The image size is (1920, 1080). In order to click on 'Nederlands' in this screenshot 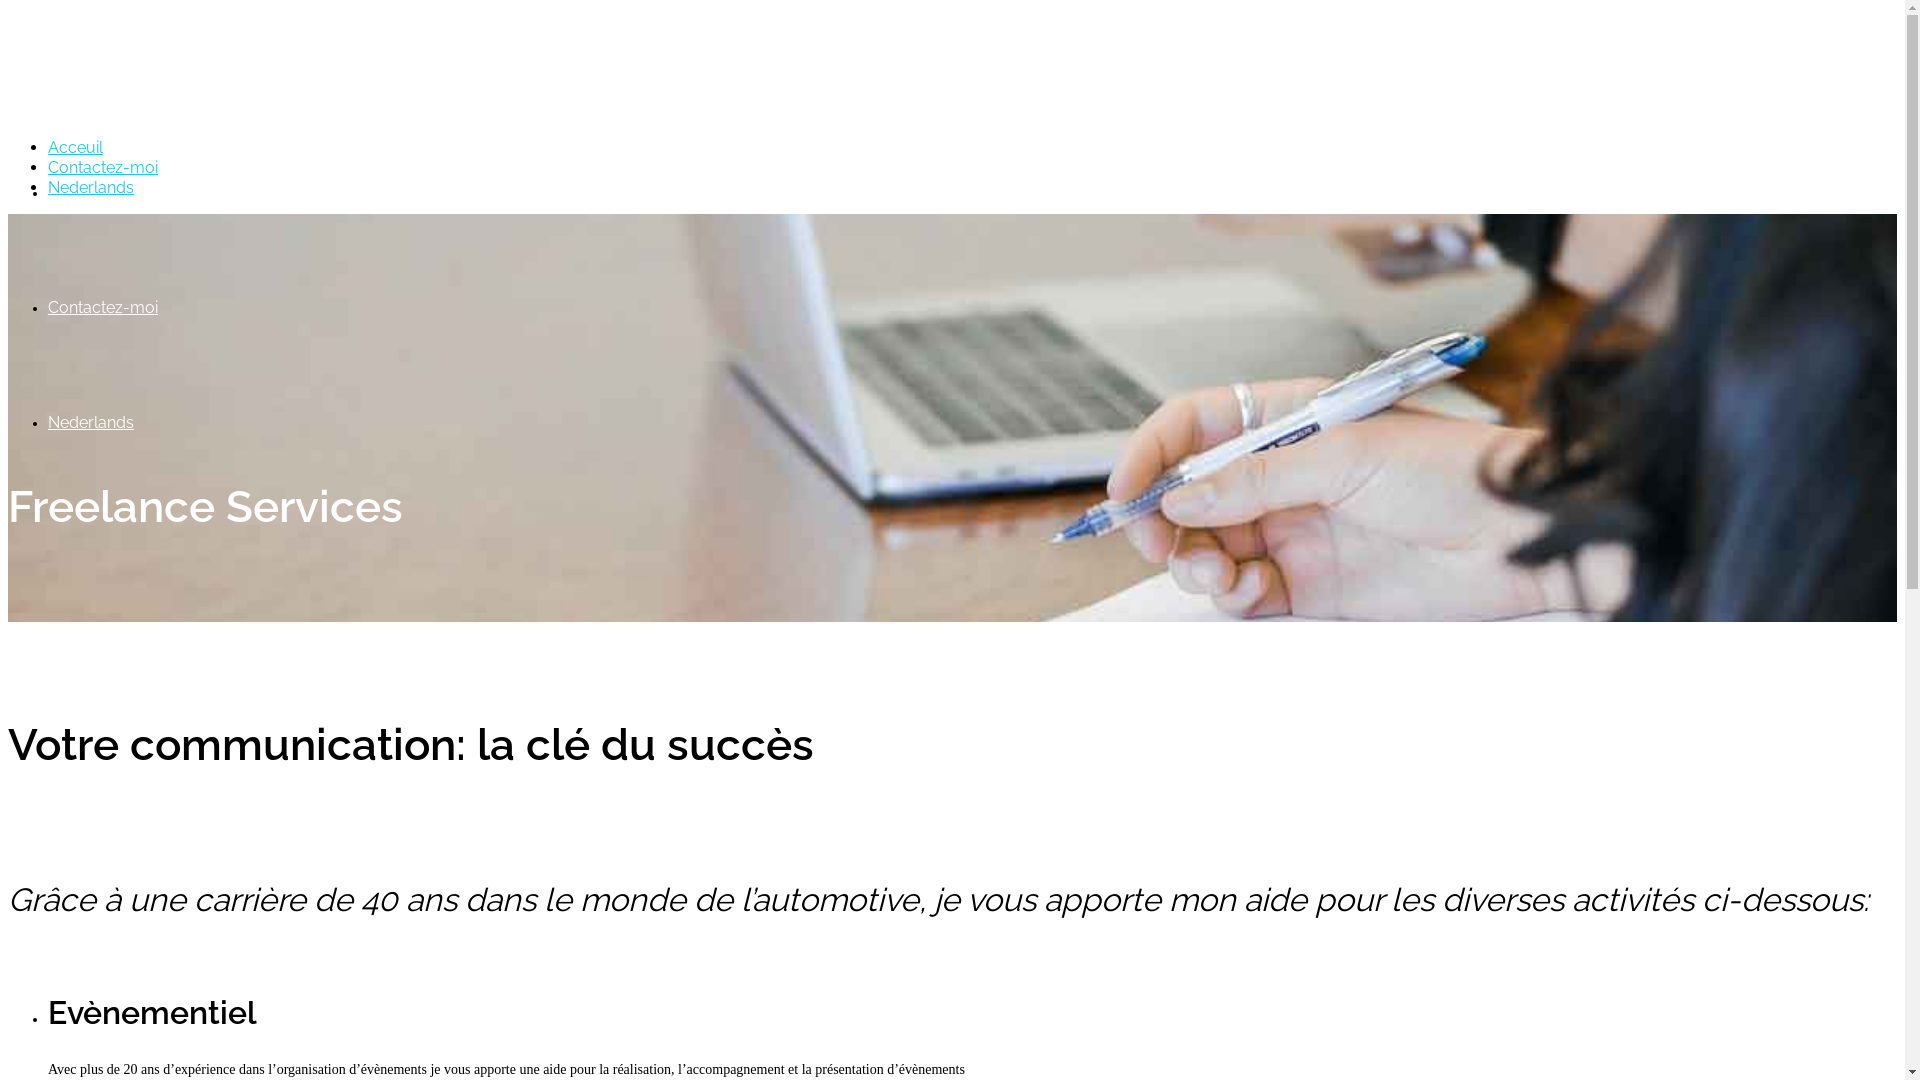, I will do `click(90, 421)`.